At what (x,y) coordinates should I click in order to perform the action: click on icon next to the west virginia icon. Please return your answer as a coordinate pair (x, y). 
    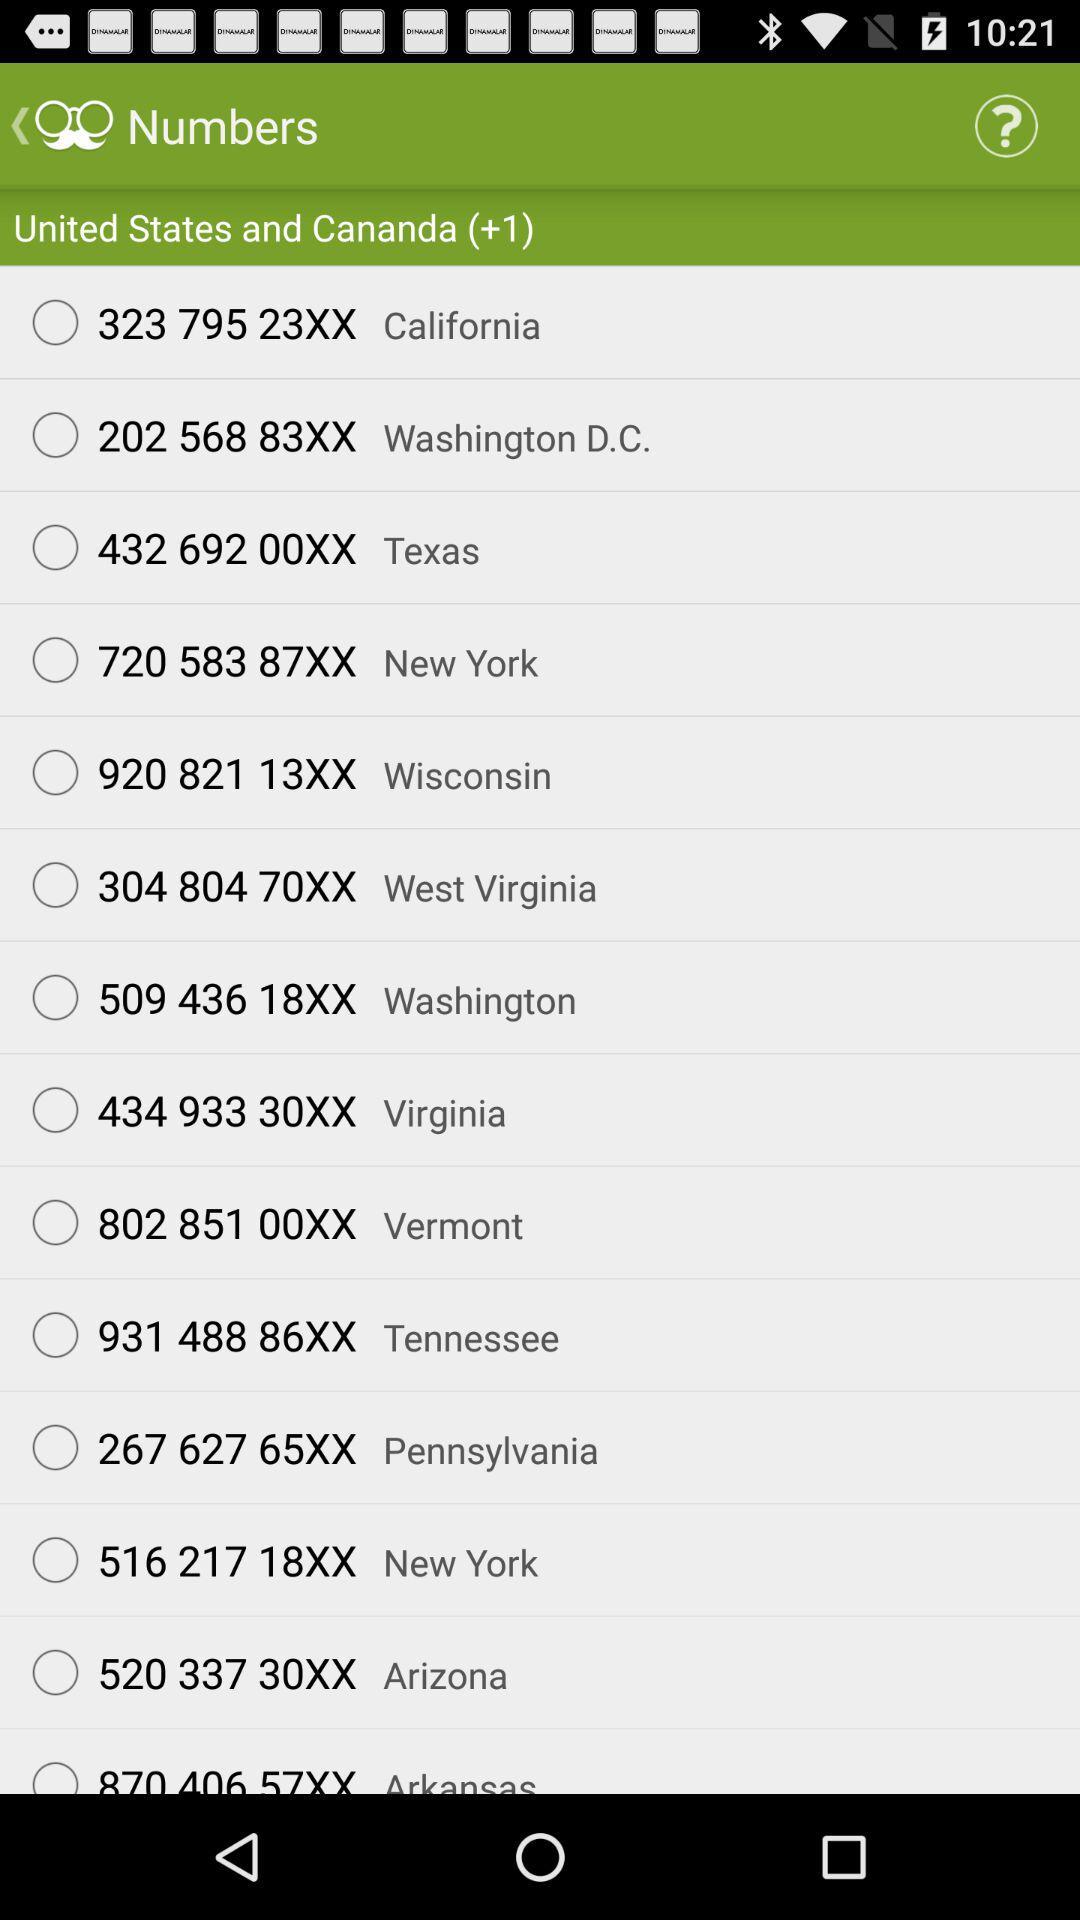
    Looking at the image, I should click on (185, 883).